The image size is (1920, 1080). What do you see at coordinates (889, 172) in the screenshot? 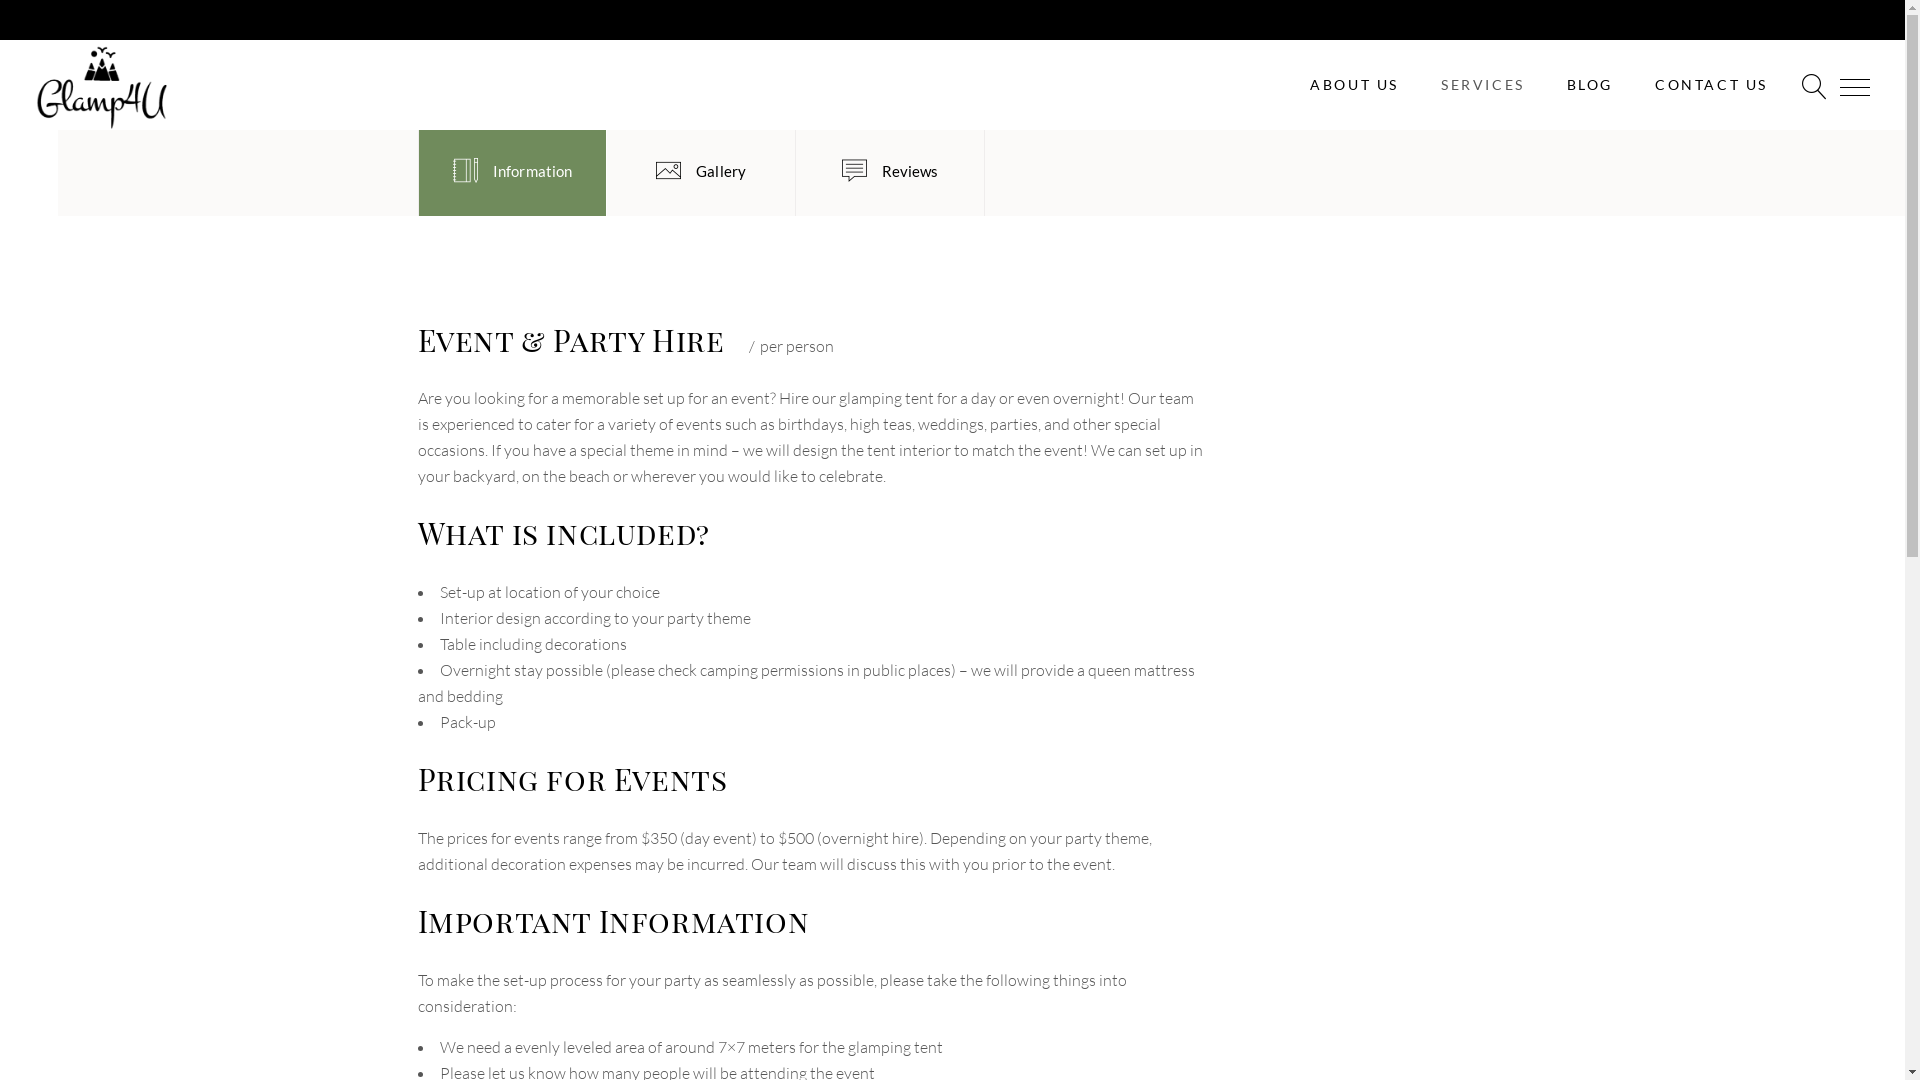
I see `'Reviews'` at bounding box center [889, 172].